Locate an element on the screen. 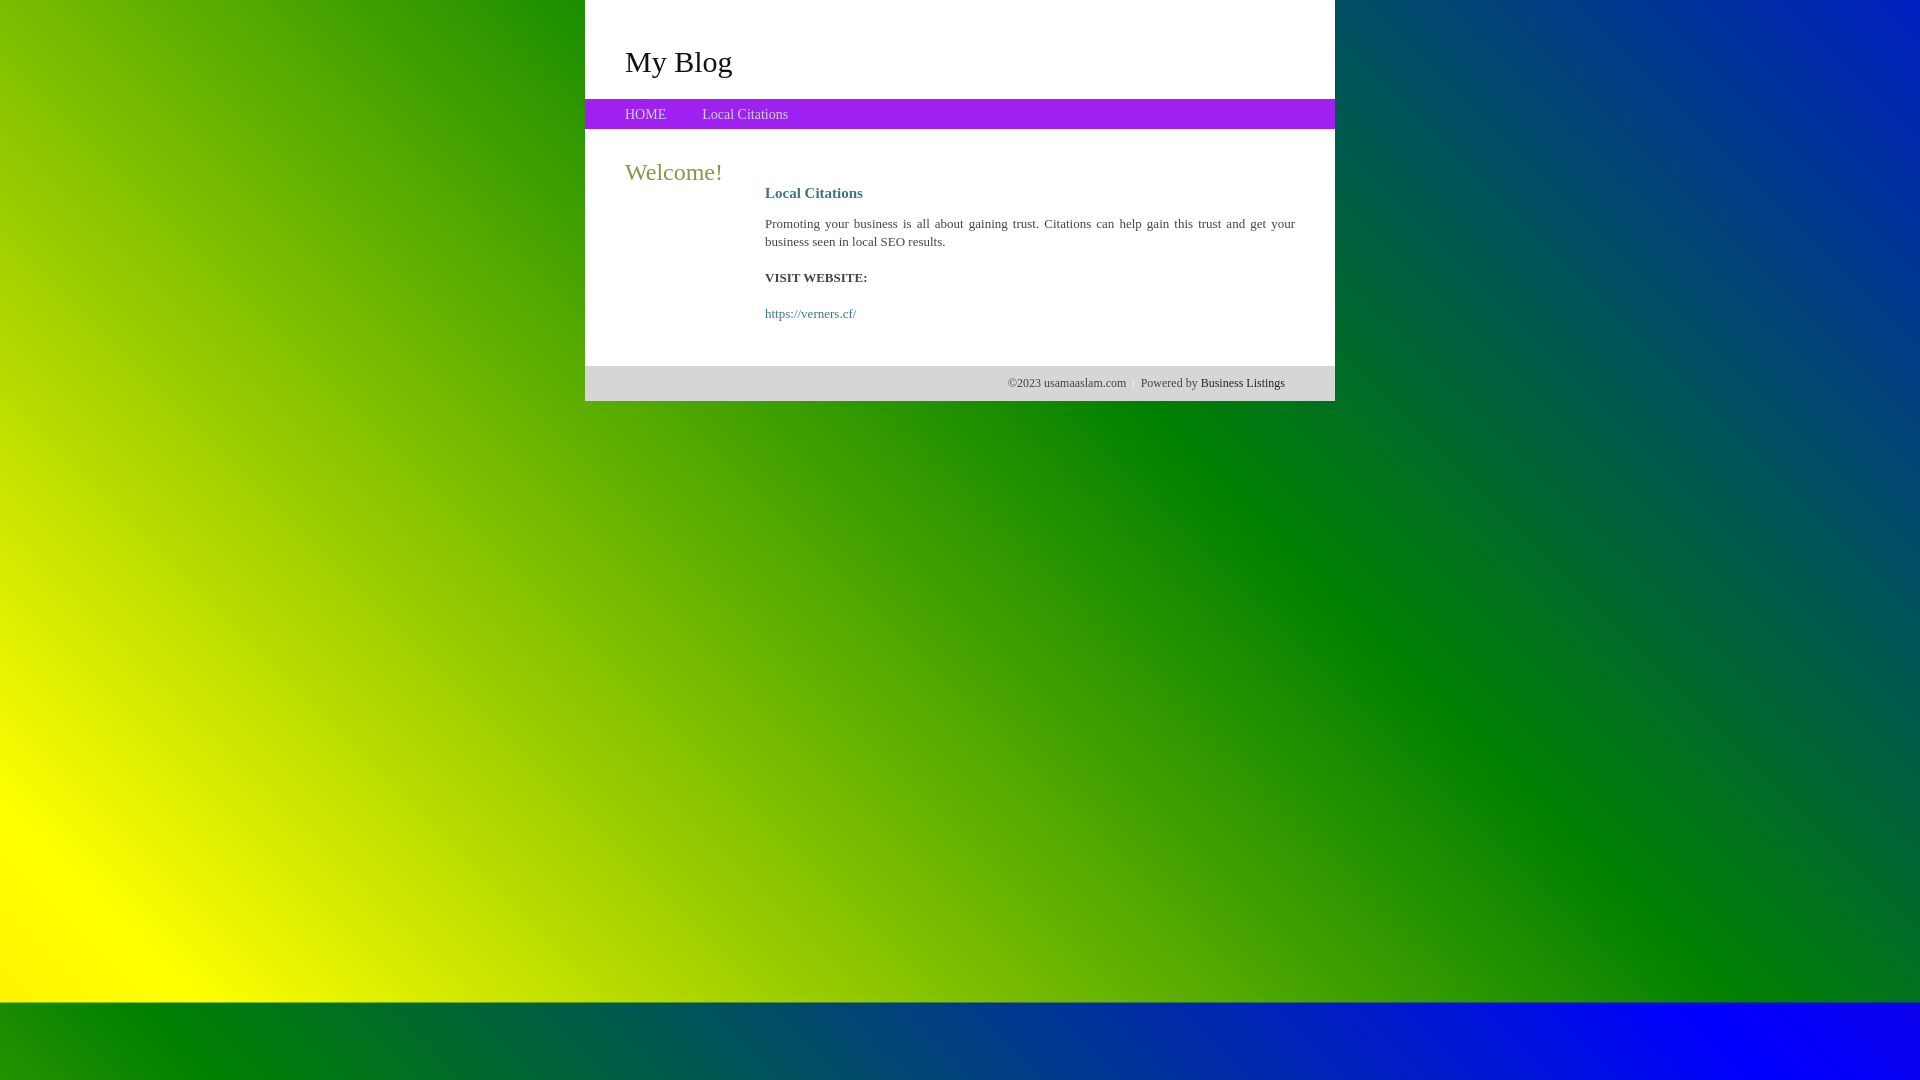  'Local Citations' is located at coordinates (743, 114).